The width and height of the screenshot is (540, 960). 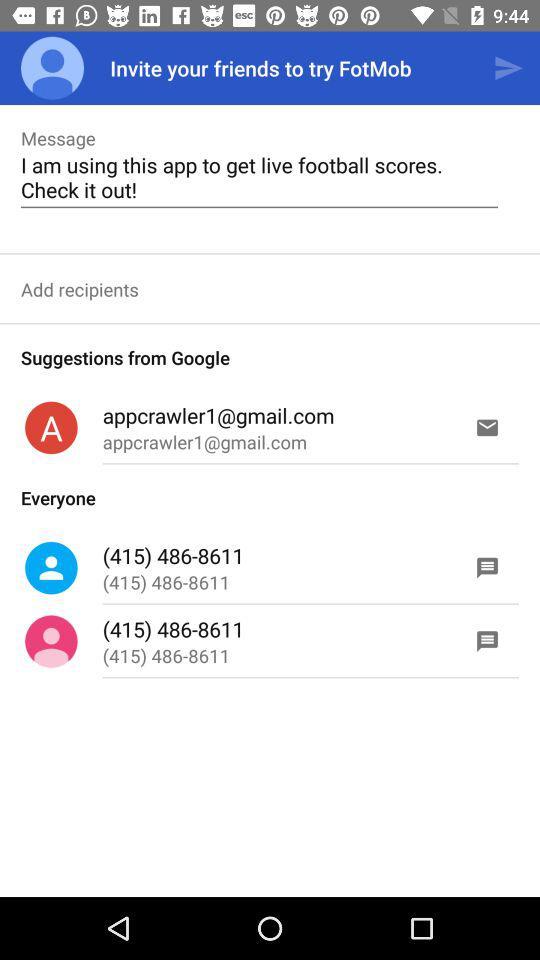 What do you see at coordinates (508, 68) in the screenshot?
I see `item at the top right corner` at bounding box center [508, 68].